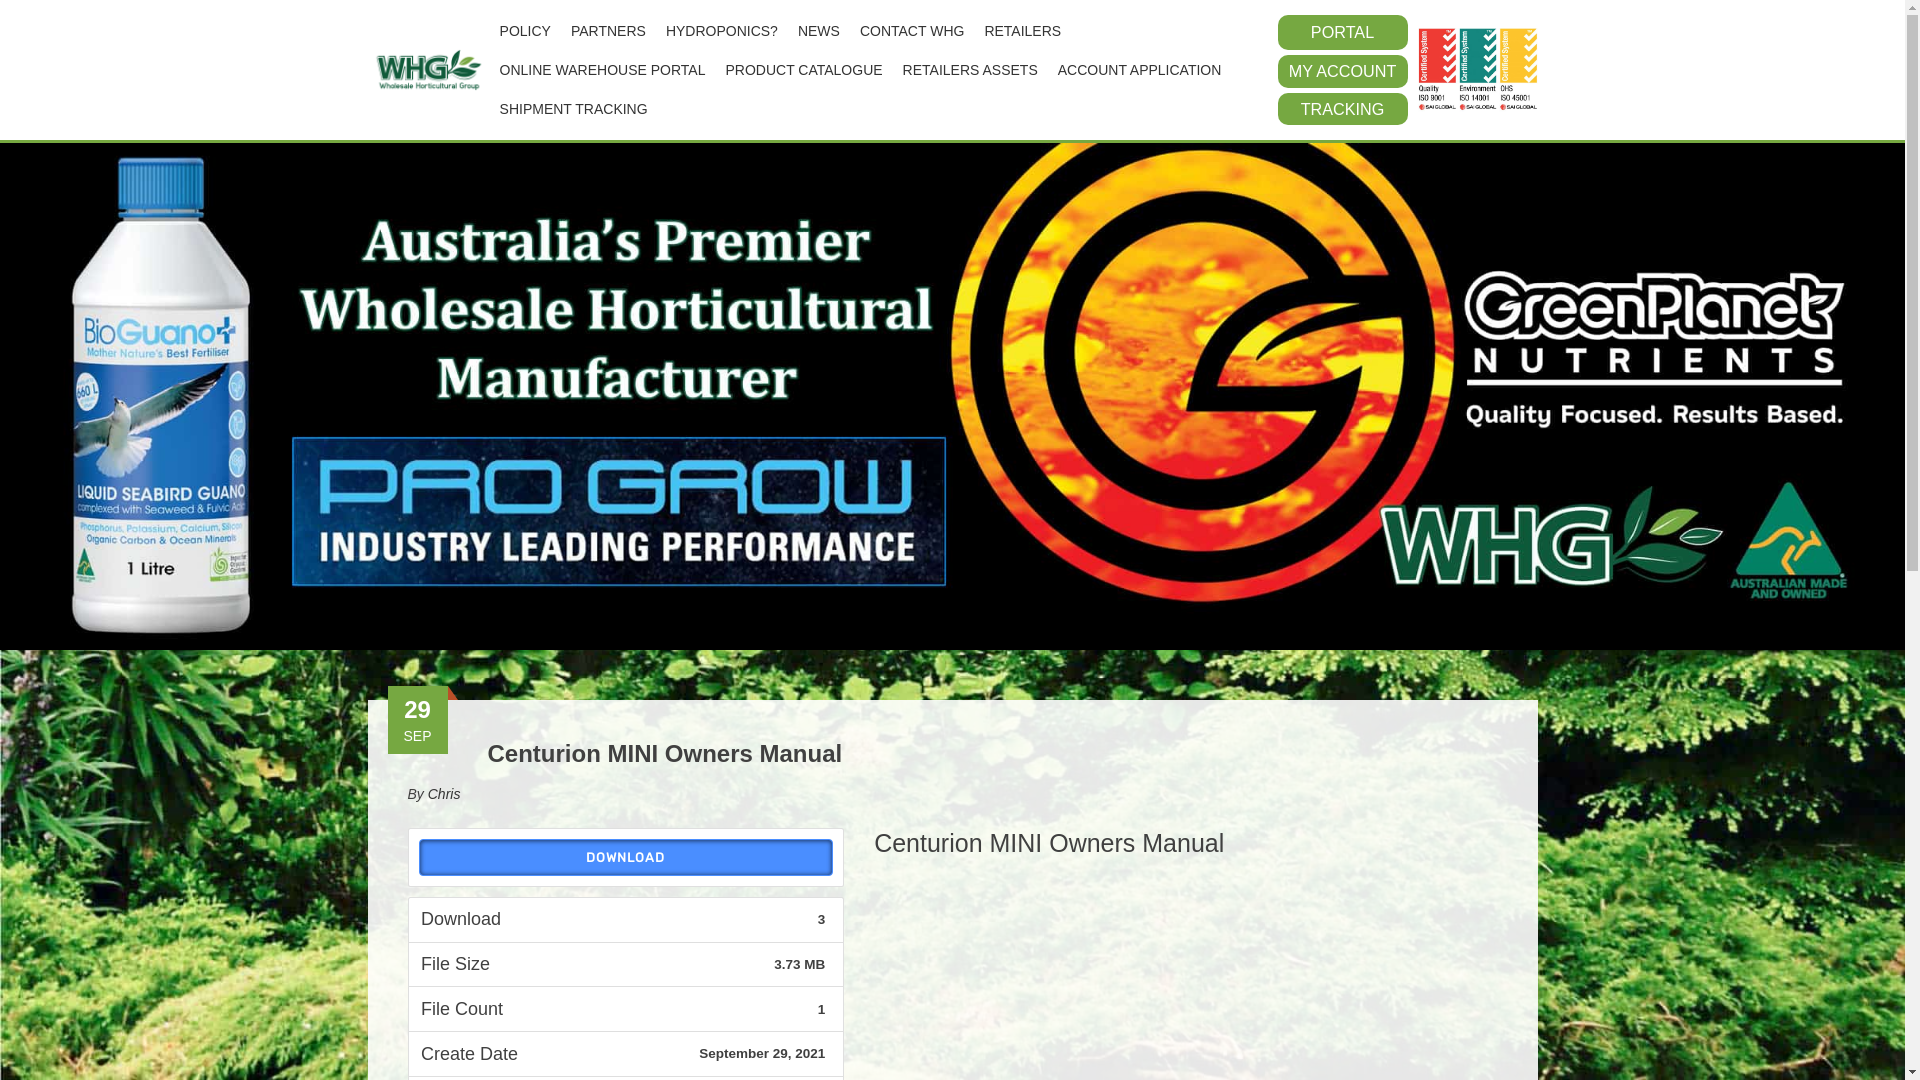 The image size is (1920, 1080). I want to click on 'ISO Certified', so click(1416, 68).